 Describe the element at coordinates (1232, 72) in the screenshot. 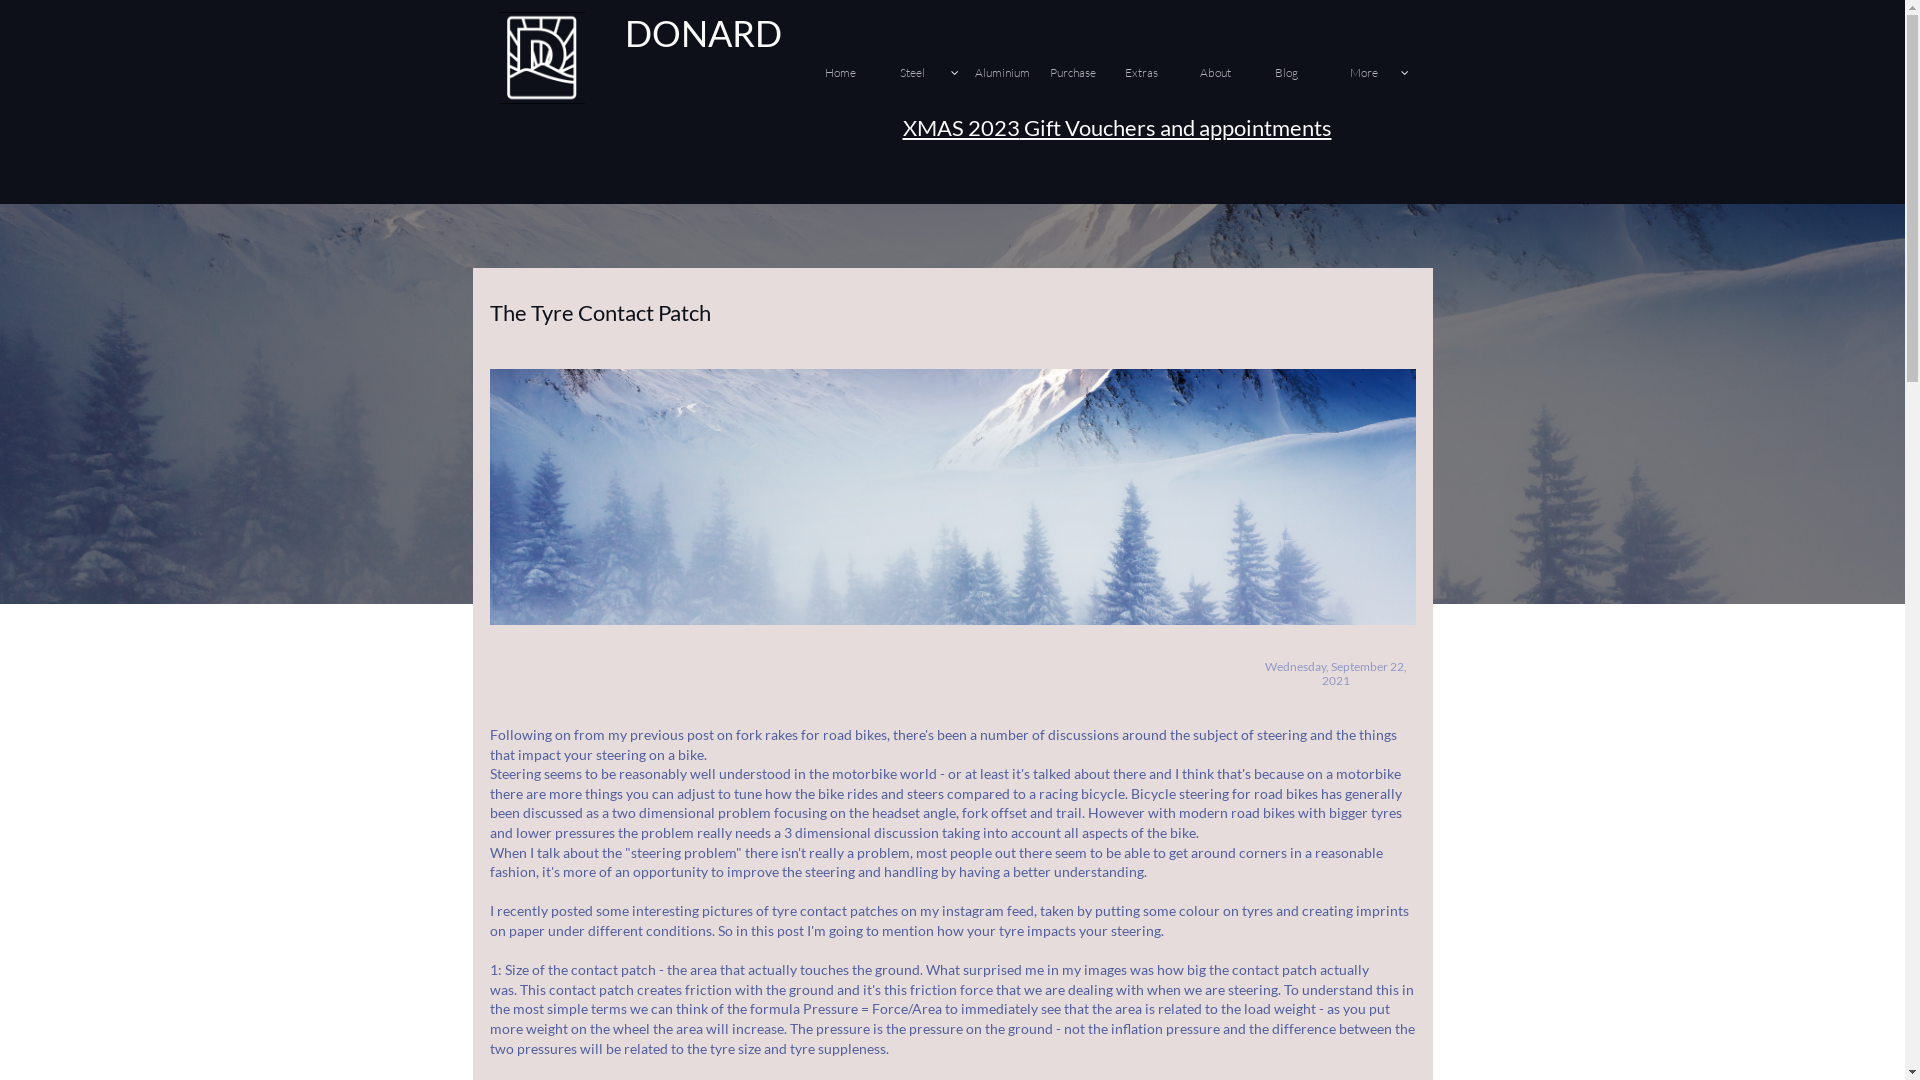

I see `'About'` at that location.